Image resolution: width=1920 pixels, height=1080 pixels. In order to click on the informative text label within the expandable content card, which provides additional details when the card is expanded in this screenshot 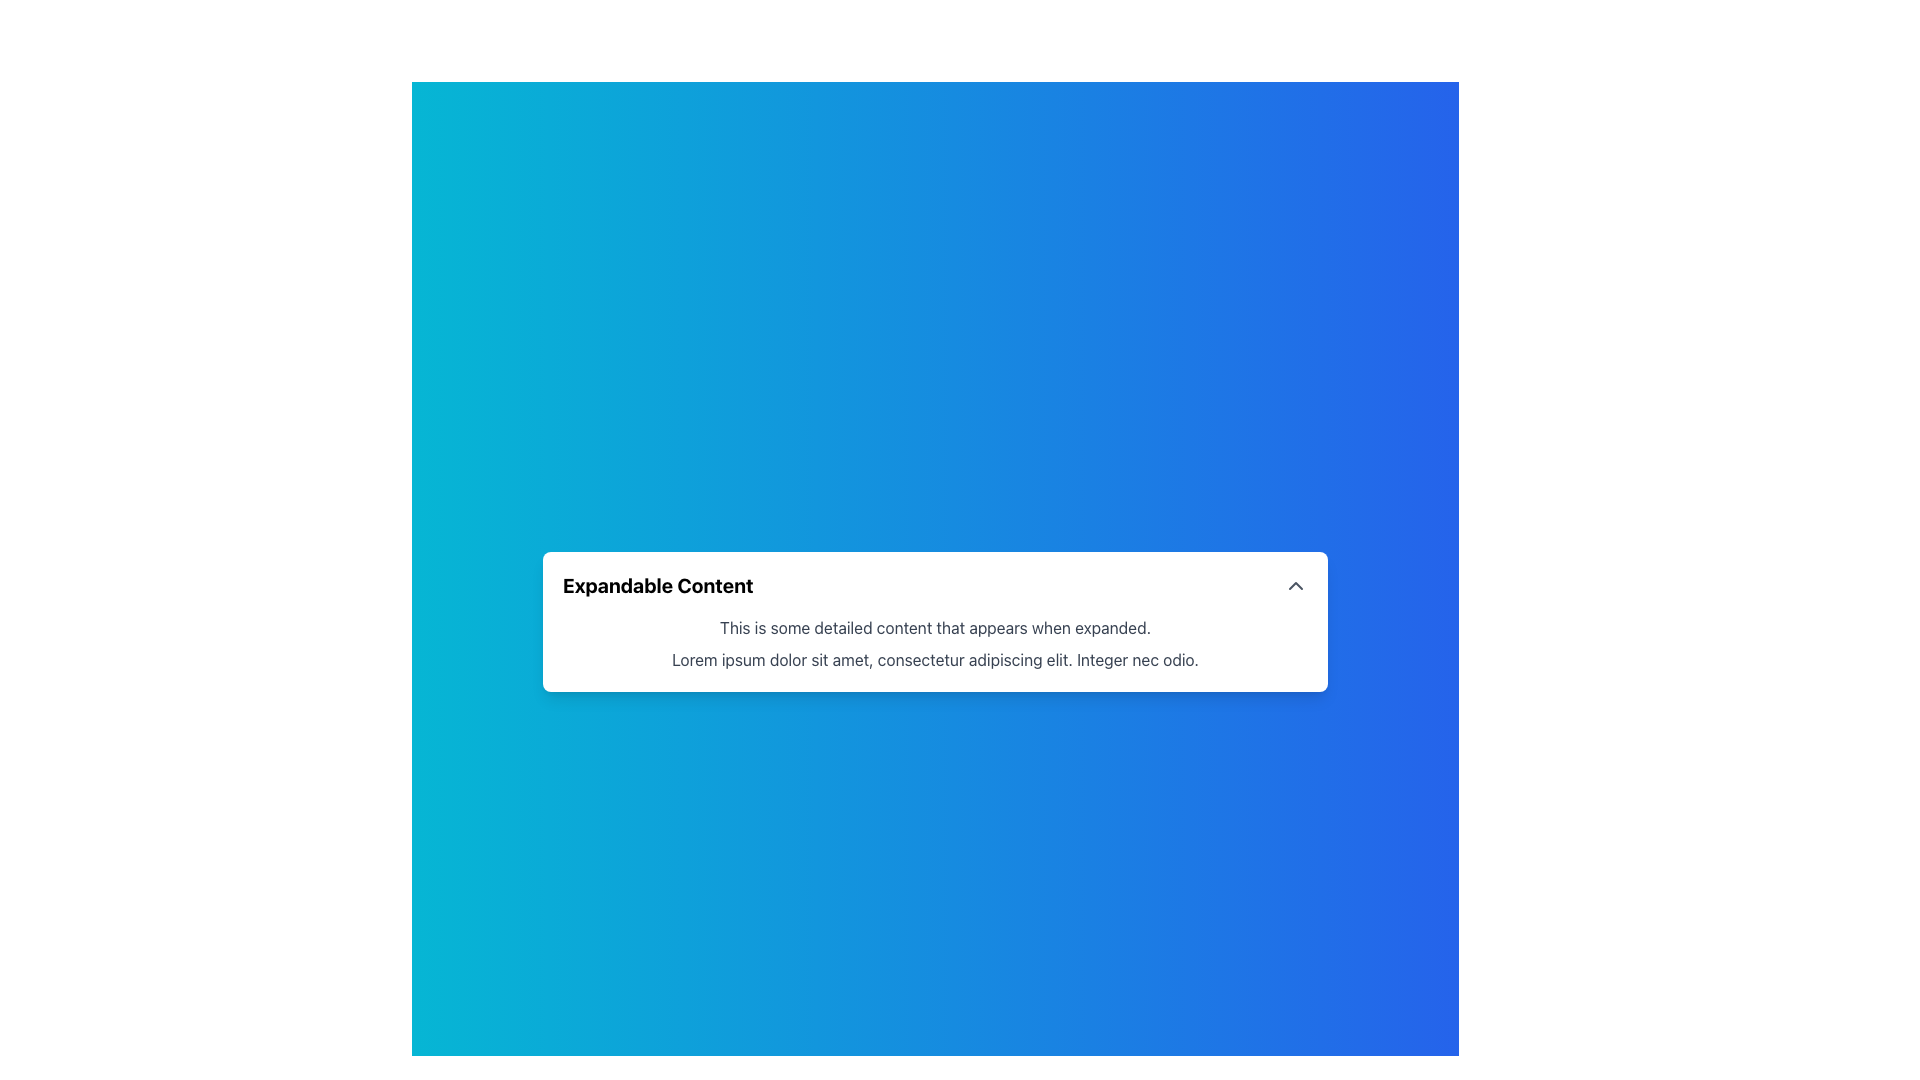, I will do `click(934, 627)`.